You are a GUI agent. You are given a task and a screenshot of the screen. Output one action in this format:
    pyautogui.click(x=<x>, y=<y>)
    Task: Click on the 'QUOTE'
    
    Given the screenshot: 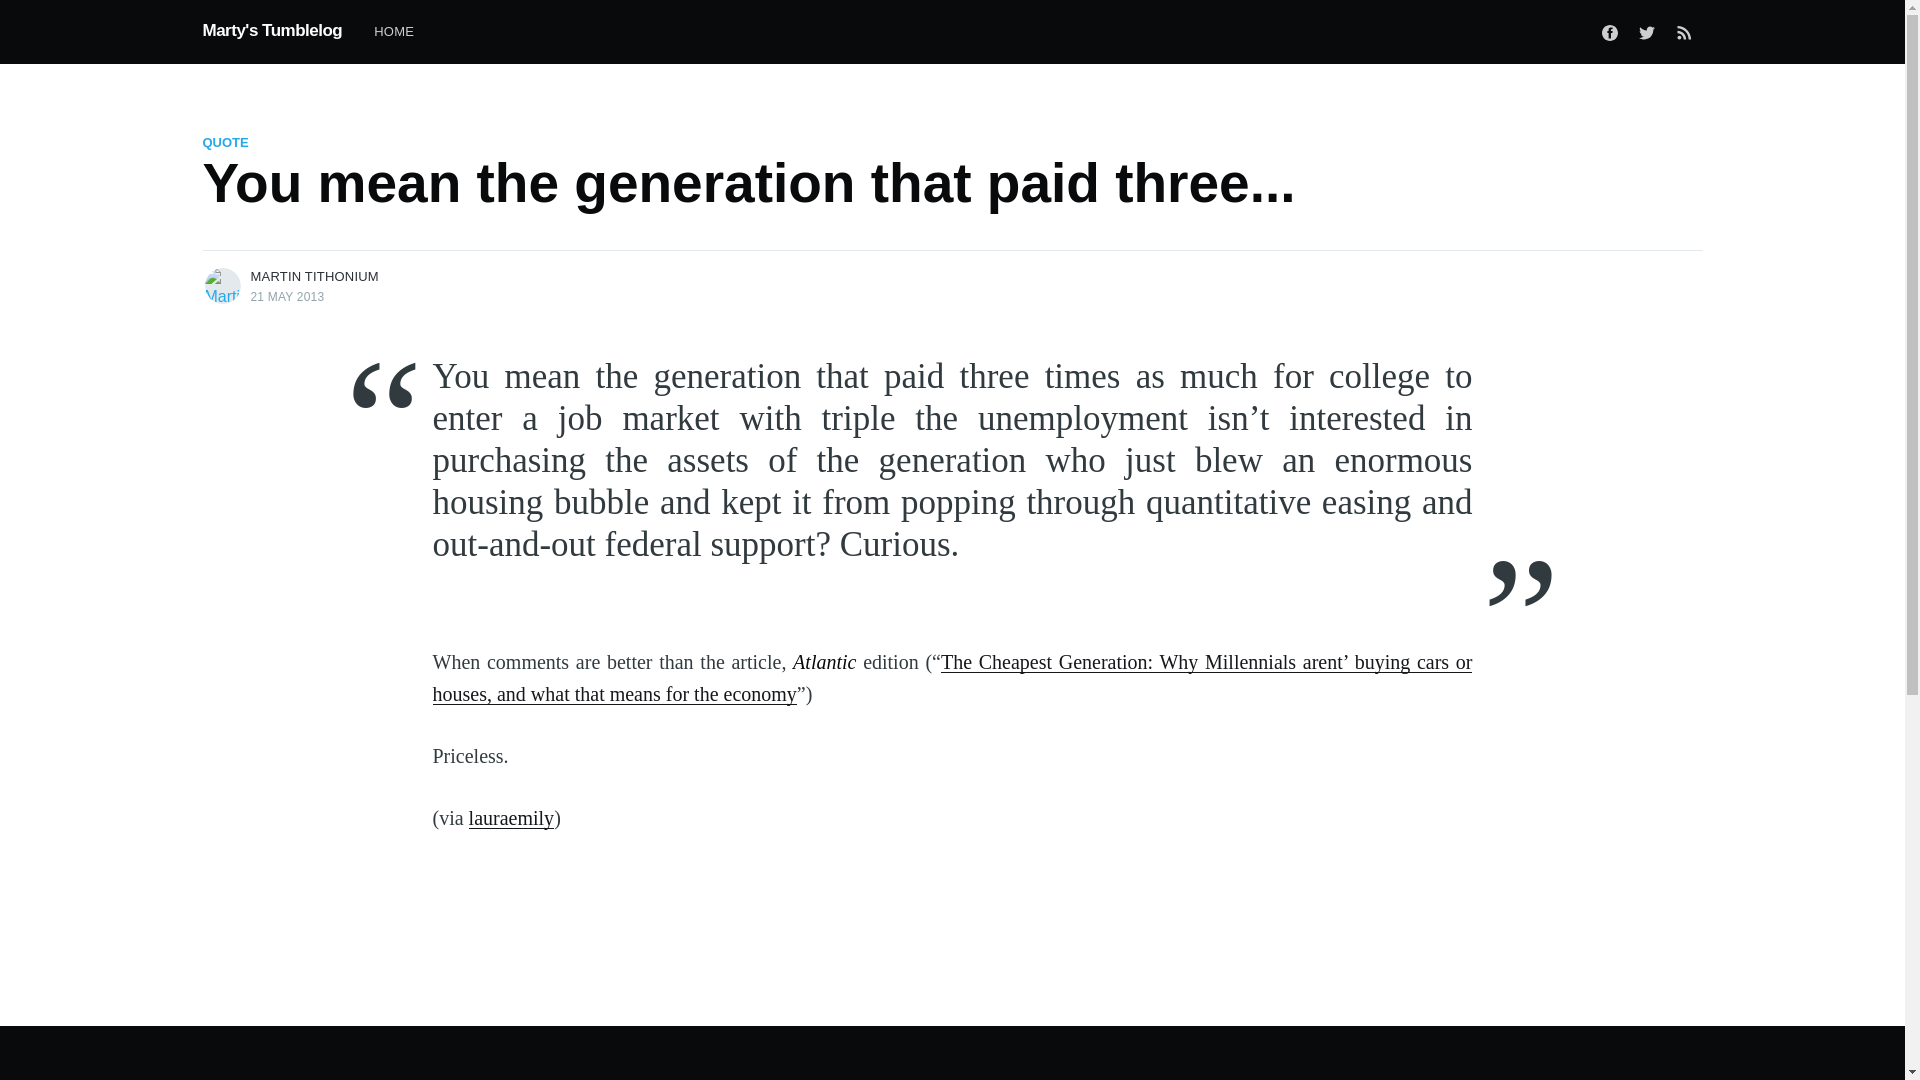 What is the action you would take?
    pyautogui.click(x=225, y=141)
    